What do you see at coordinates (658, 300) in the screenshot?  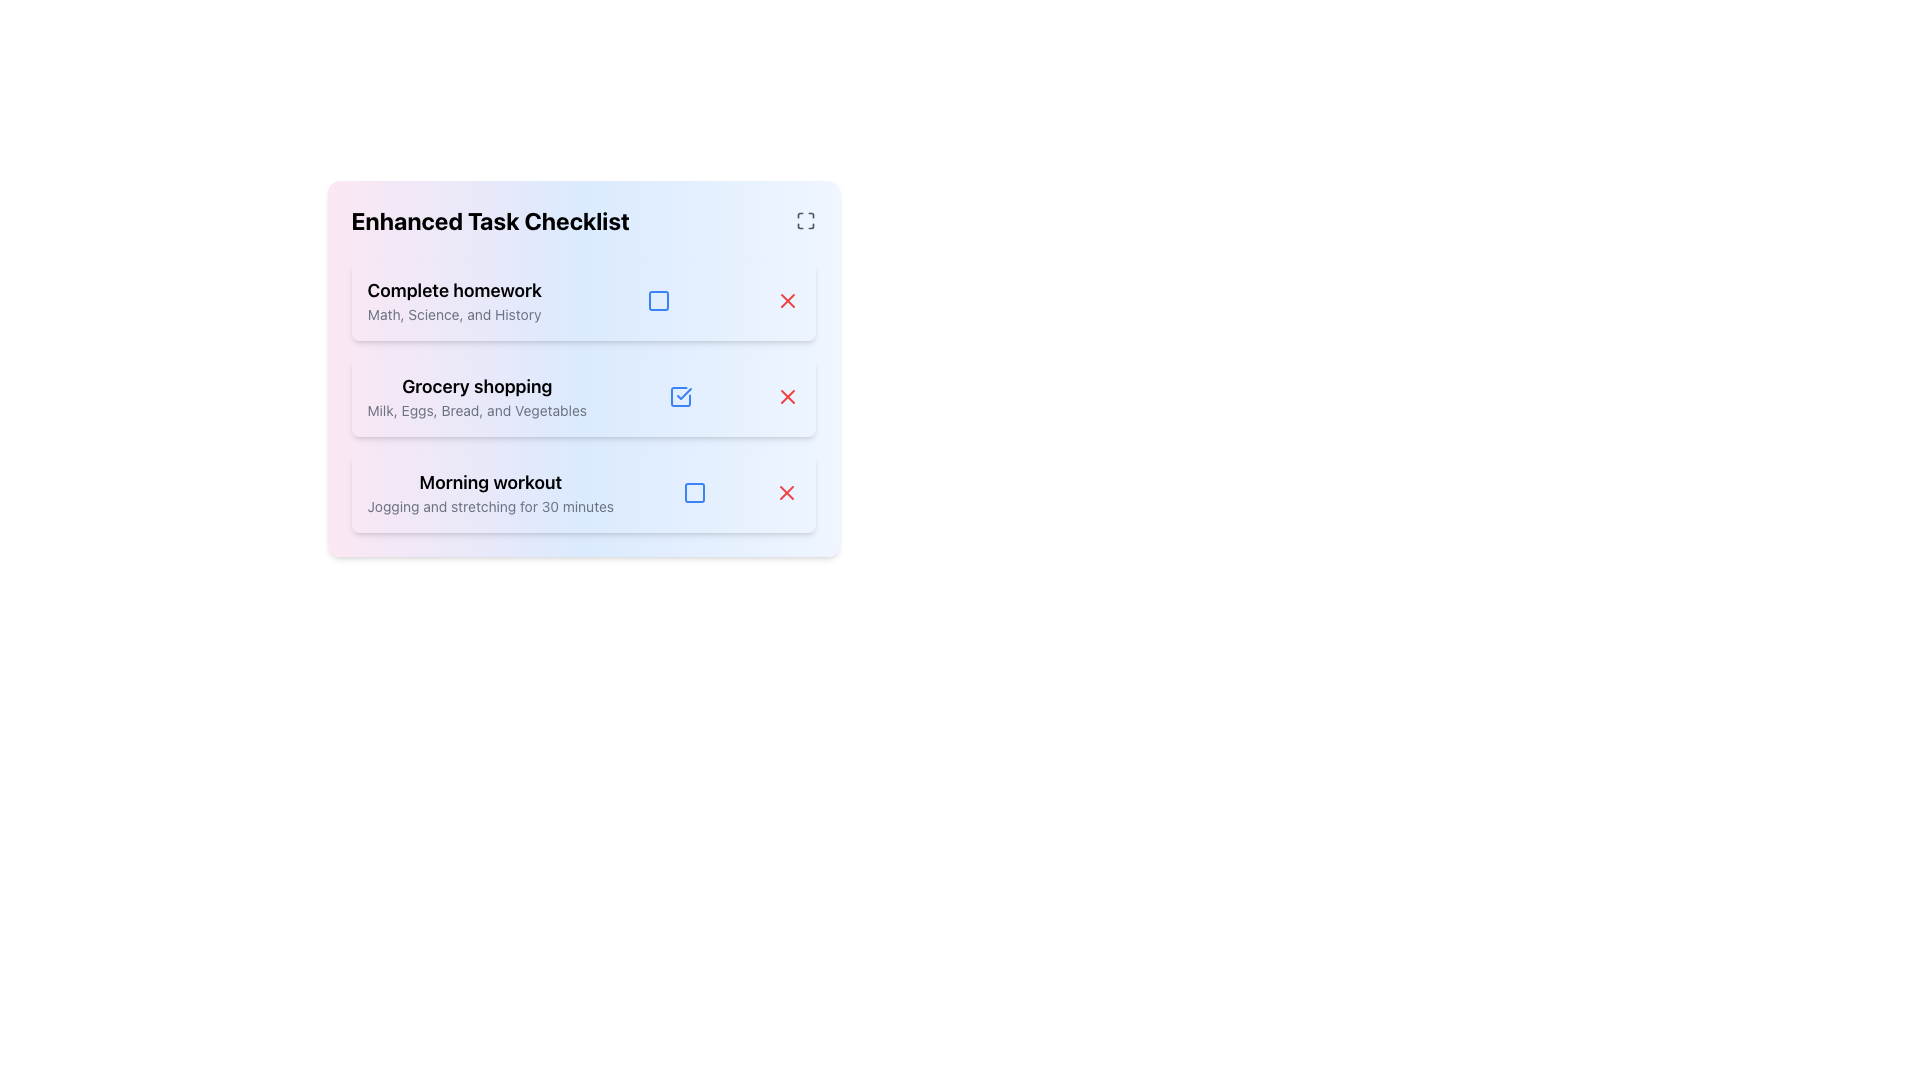 I see `the first checkbox in the checklist interface to mark the task 'Complete homework' as complete` at bounding box center [658, 300].